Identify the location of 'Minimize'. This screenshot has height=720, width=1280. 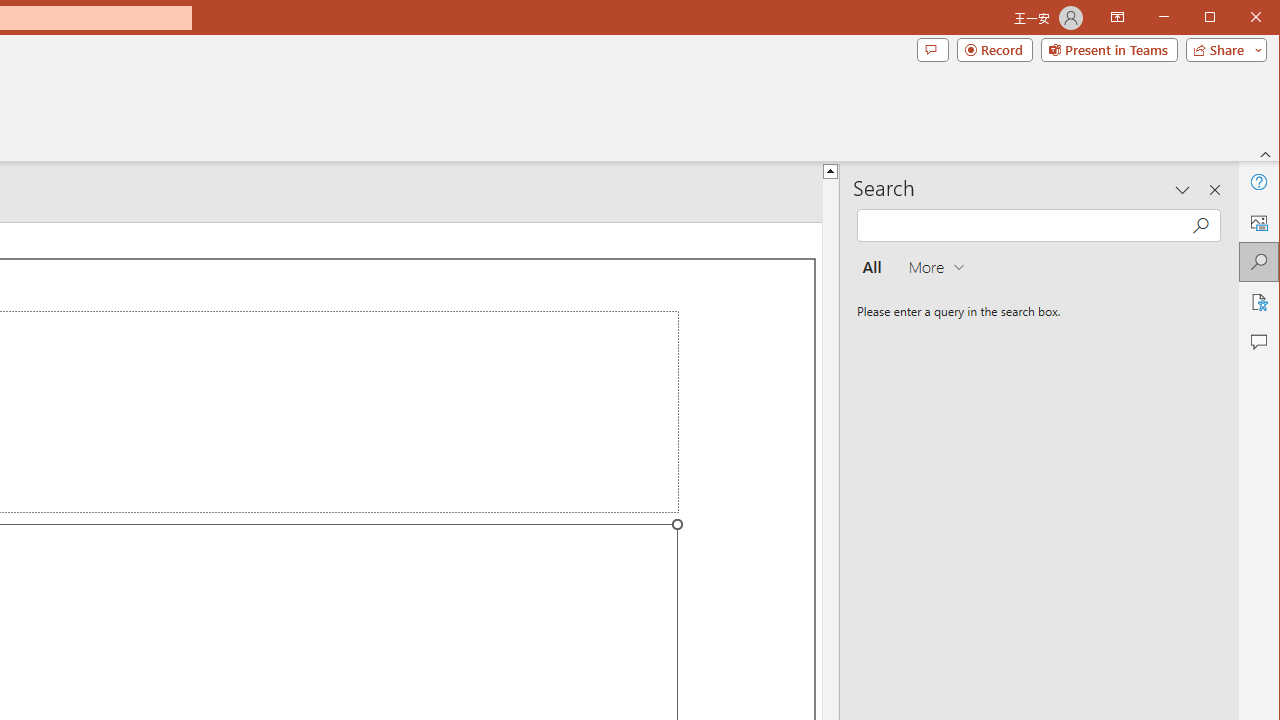
(1215, 19).